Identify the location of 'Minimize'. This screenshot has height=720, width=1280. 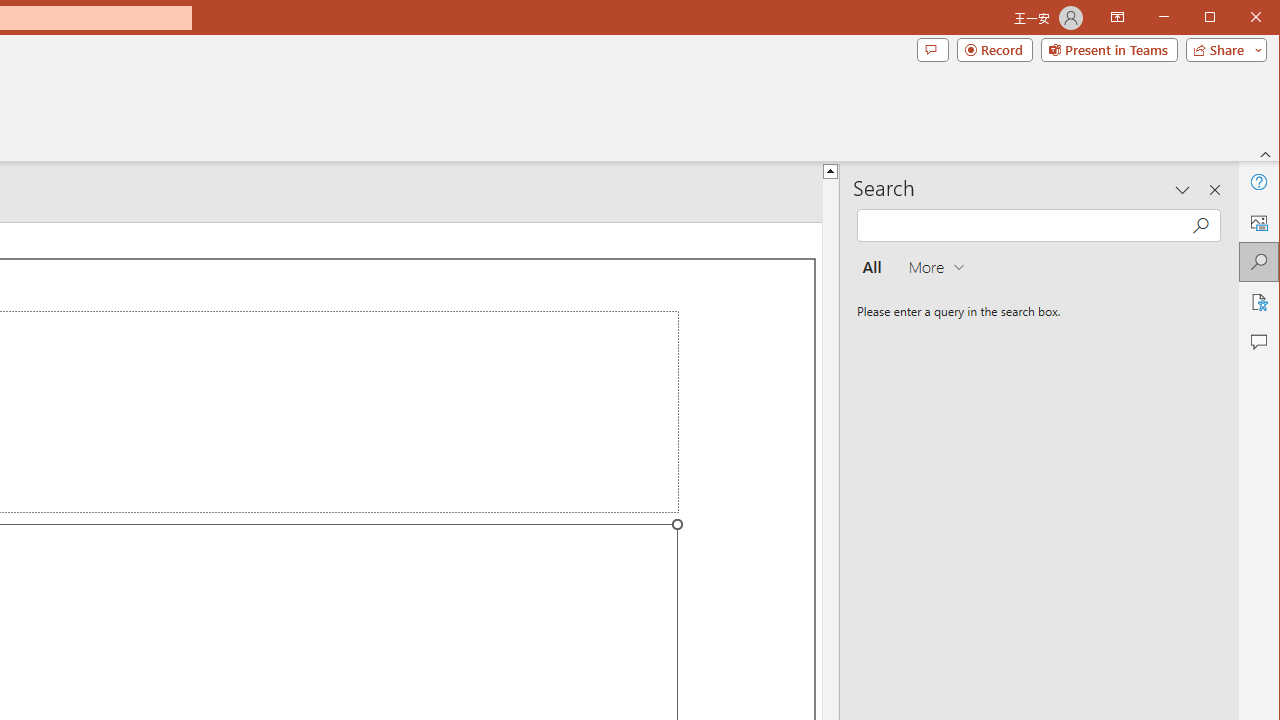
(1215, 19).